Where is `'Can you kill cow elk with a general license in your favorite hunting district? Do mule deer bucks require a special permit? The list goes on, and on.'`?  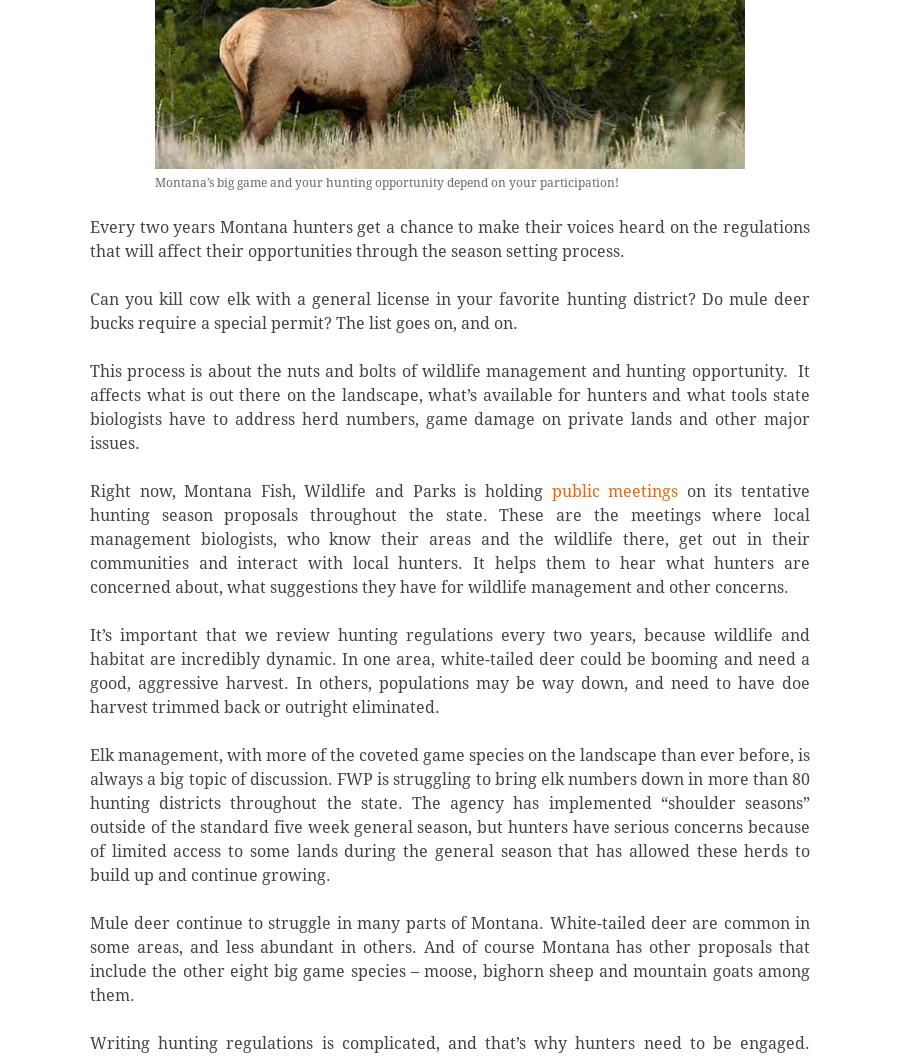 'Can you kill cow elk with a general license in your favorite hunting district? Do mule deer bucks require a special permit? The list goes on, and on.' is located at coordinates (448, 311).